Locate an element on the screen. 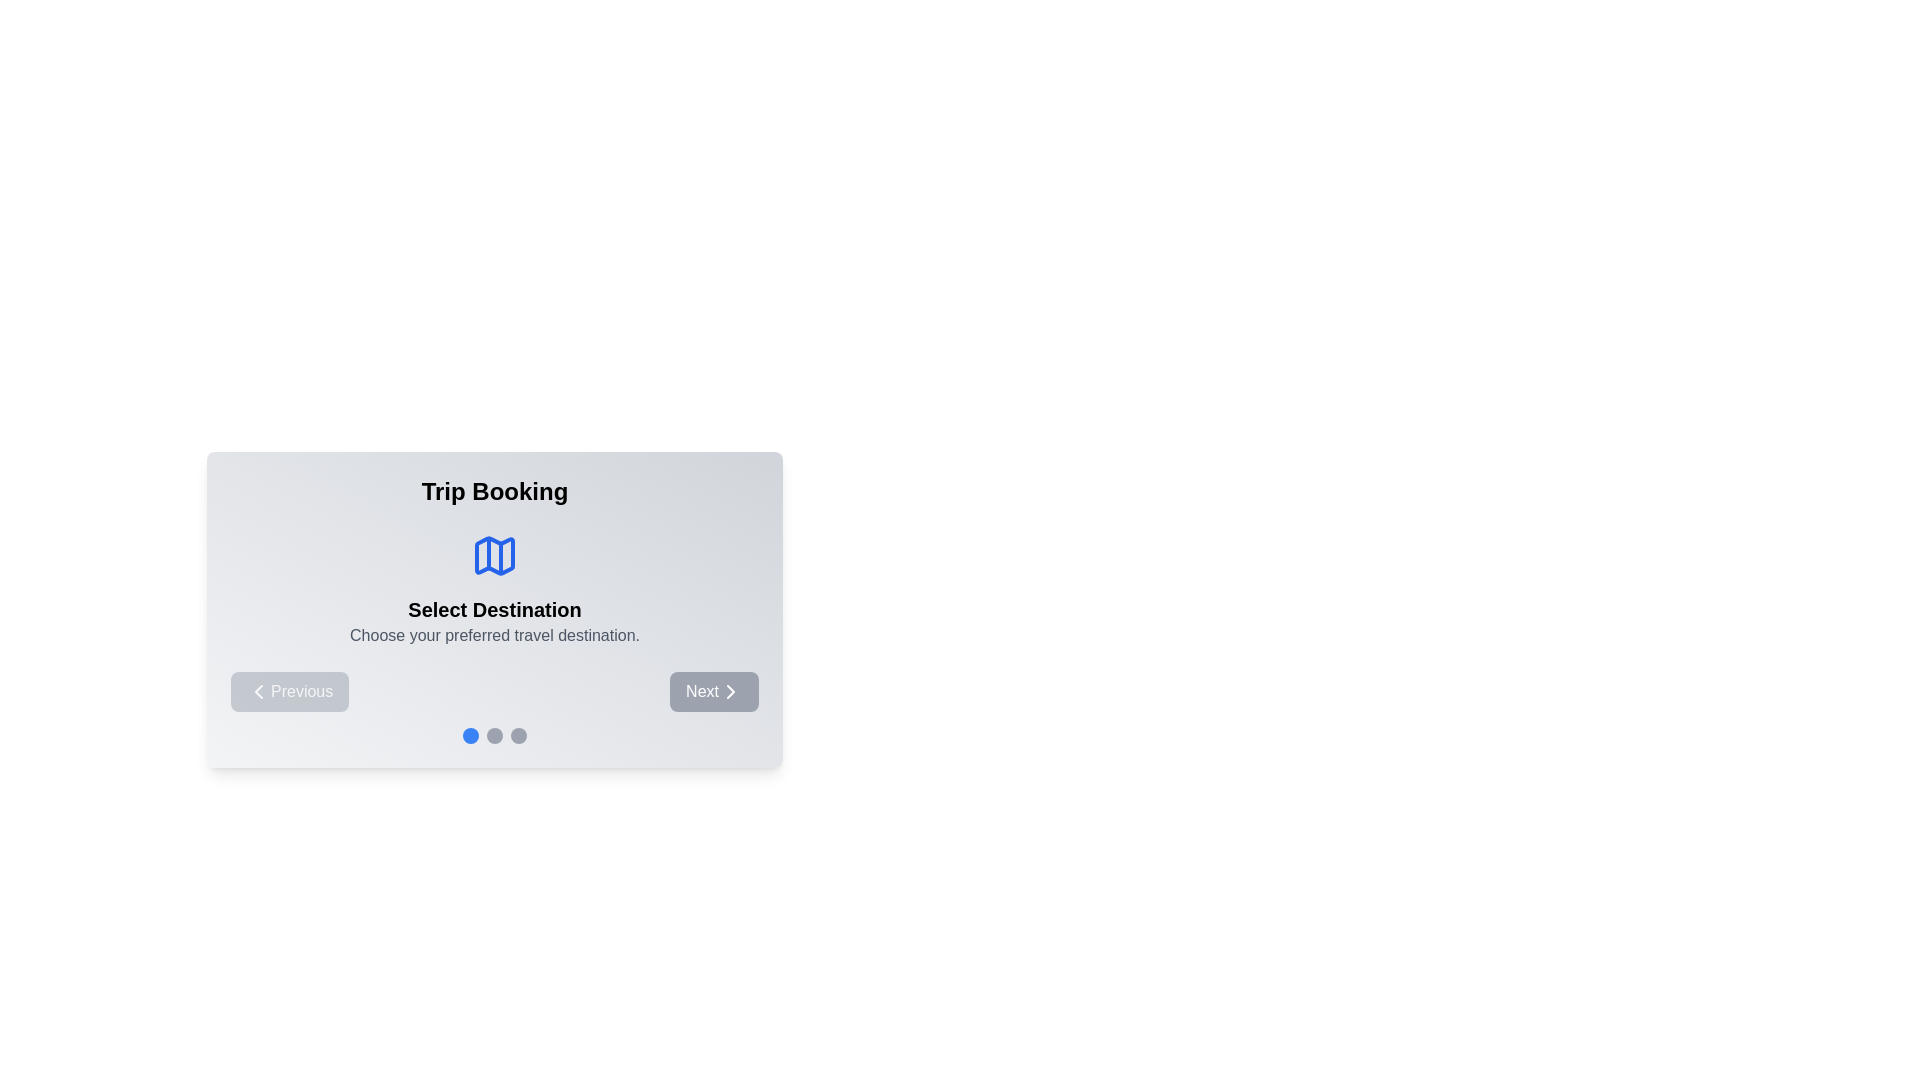  the second circular navigation dot, which is a small, gray, filled circle positioned centrally among a series of three navigation indicators is located at coordinates (494, 736).